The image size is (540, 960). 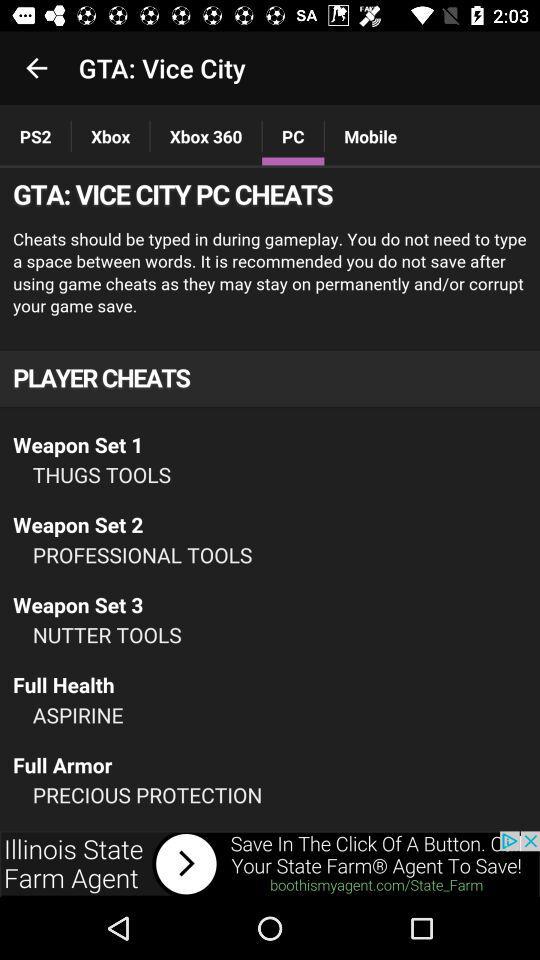 What do you see at coordinates (270, 498) in the screenshot?
I see `advertisement page` at bounding box center [270, 498].